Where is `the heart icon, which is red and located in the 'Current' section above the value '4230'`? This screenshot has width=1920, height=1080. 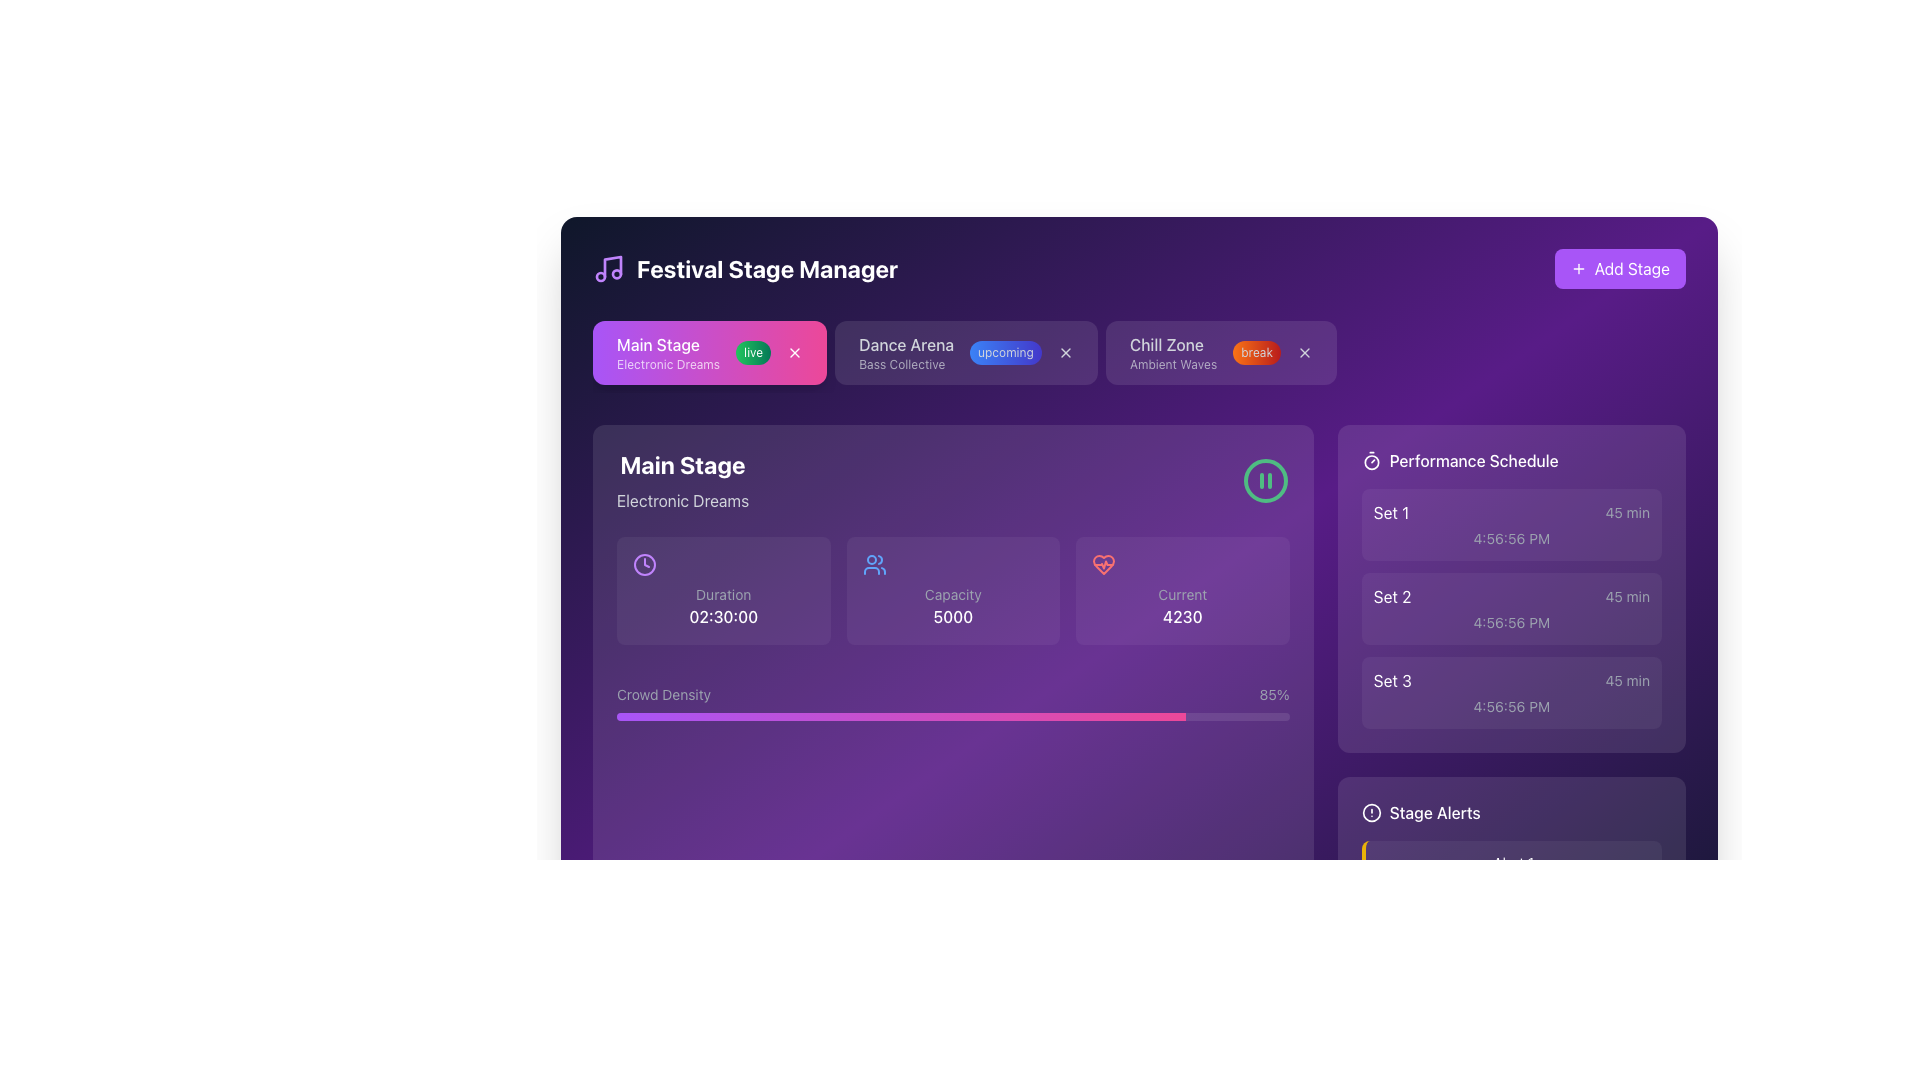
the heart icon, which is red and located in the 'Current' section above the value '4230' is located at coordinates (1103, 564).